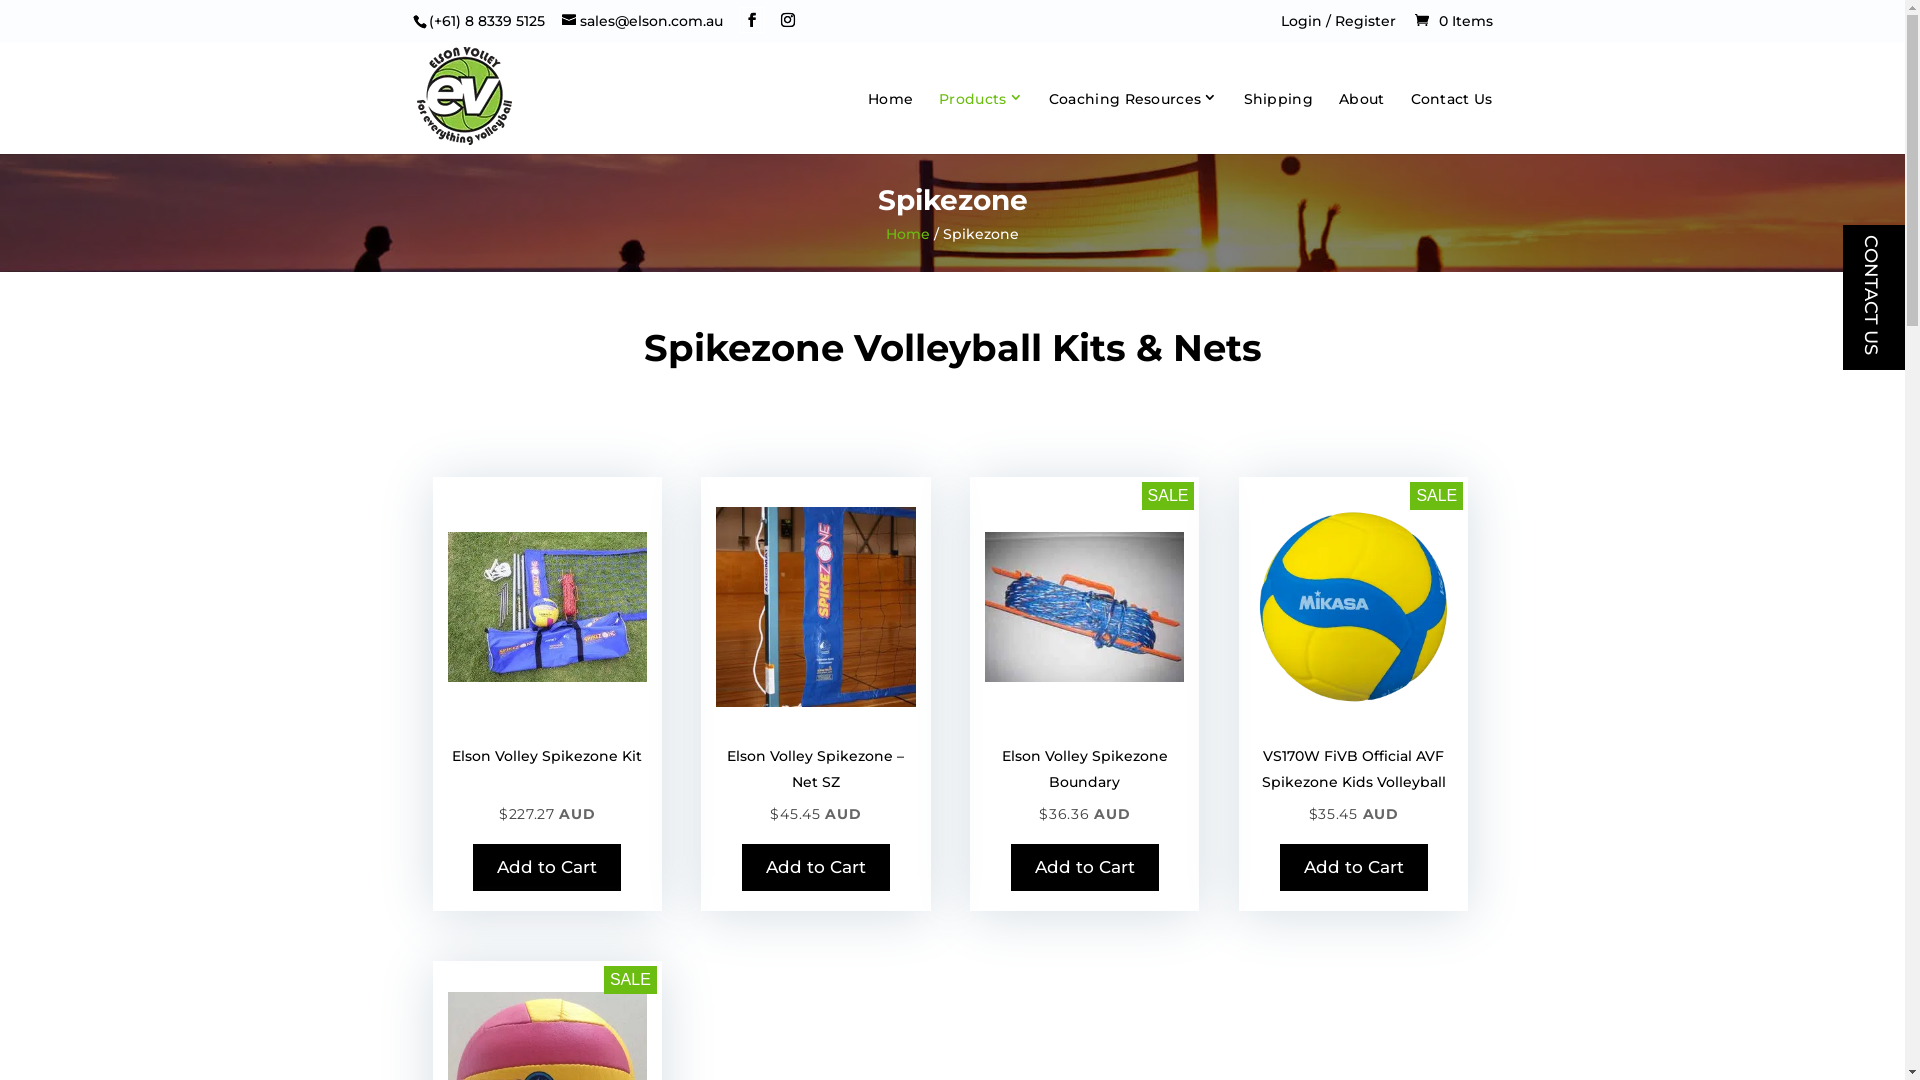  I want to click on 'Shipping', so click(1277, 122).